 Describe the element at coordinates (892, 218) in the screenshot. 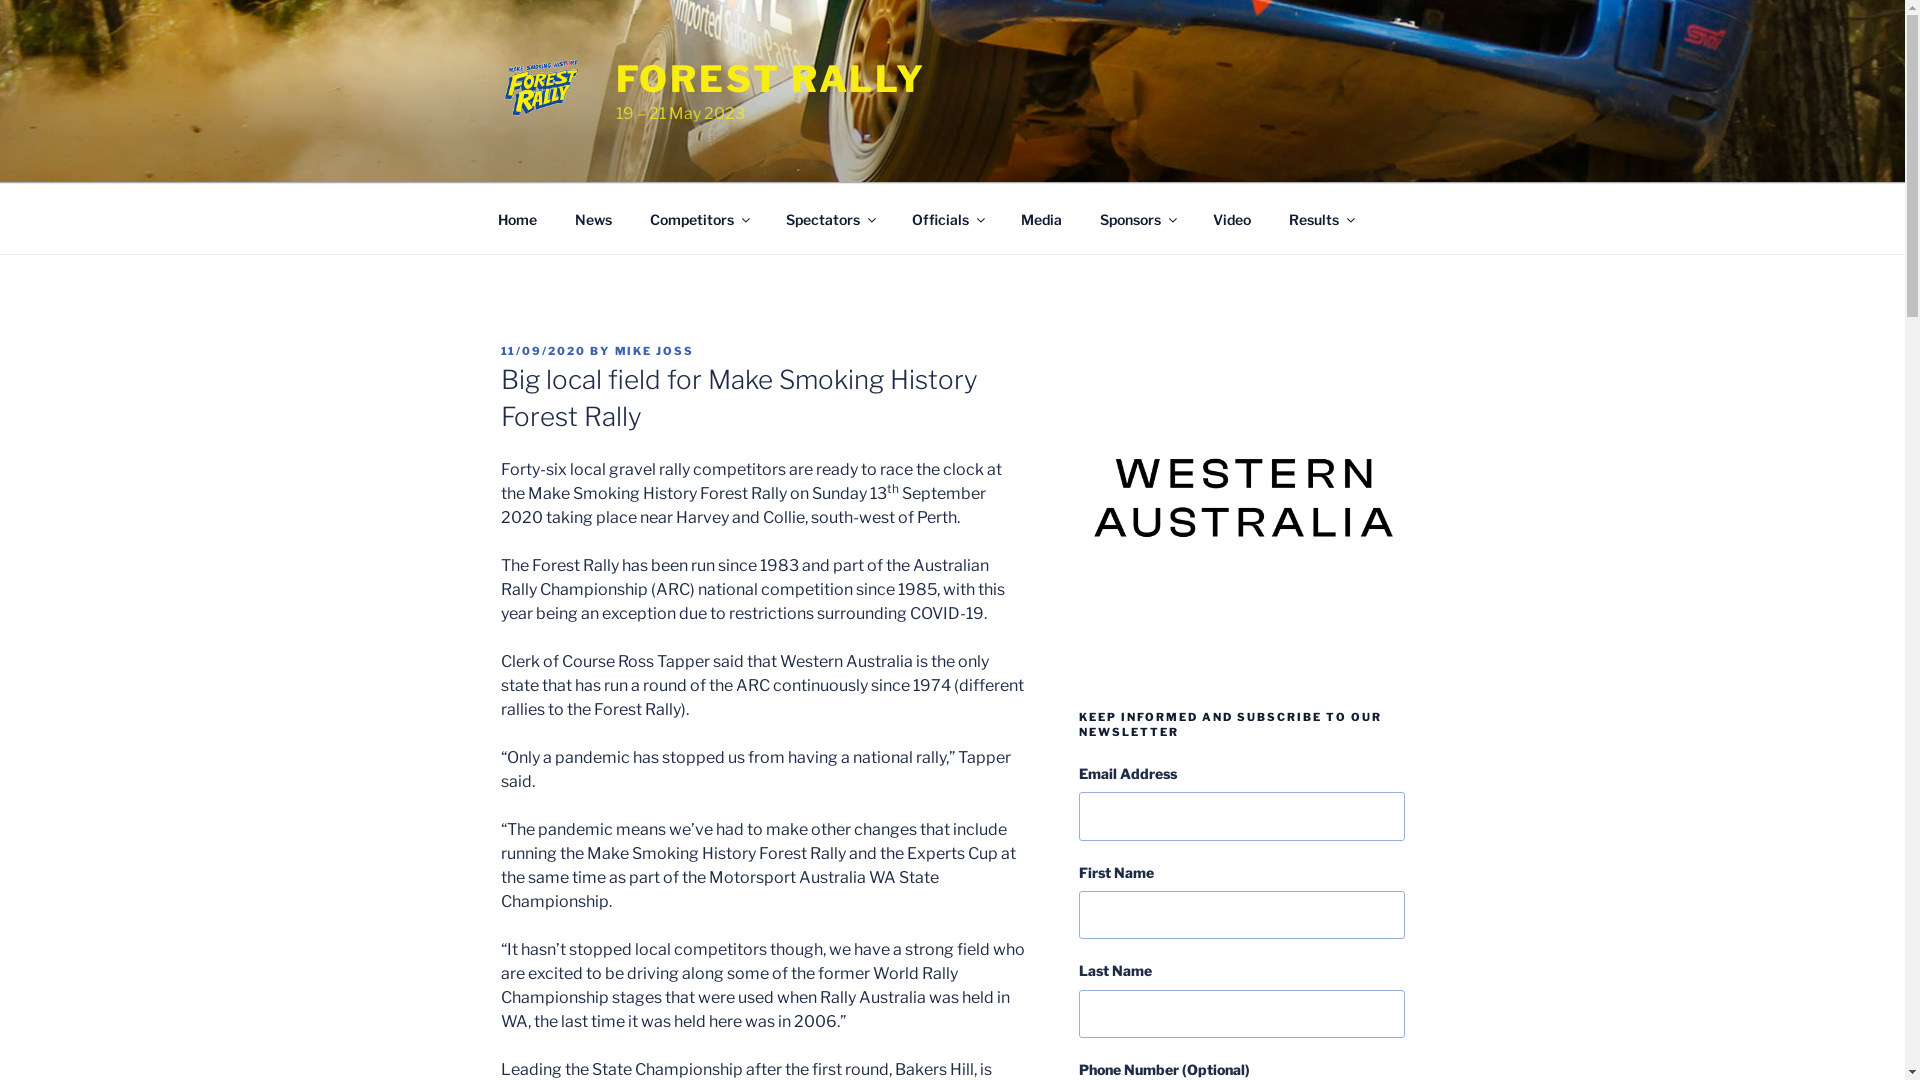

I see `'Officials'` at that location.